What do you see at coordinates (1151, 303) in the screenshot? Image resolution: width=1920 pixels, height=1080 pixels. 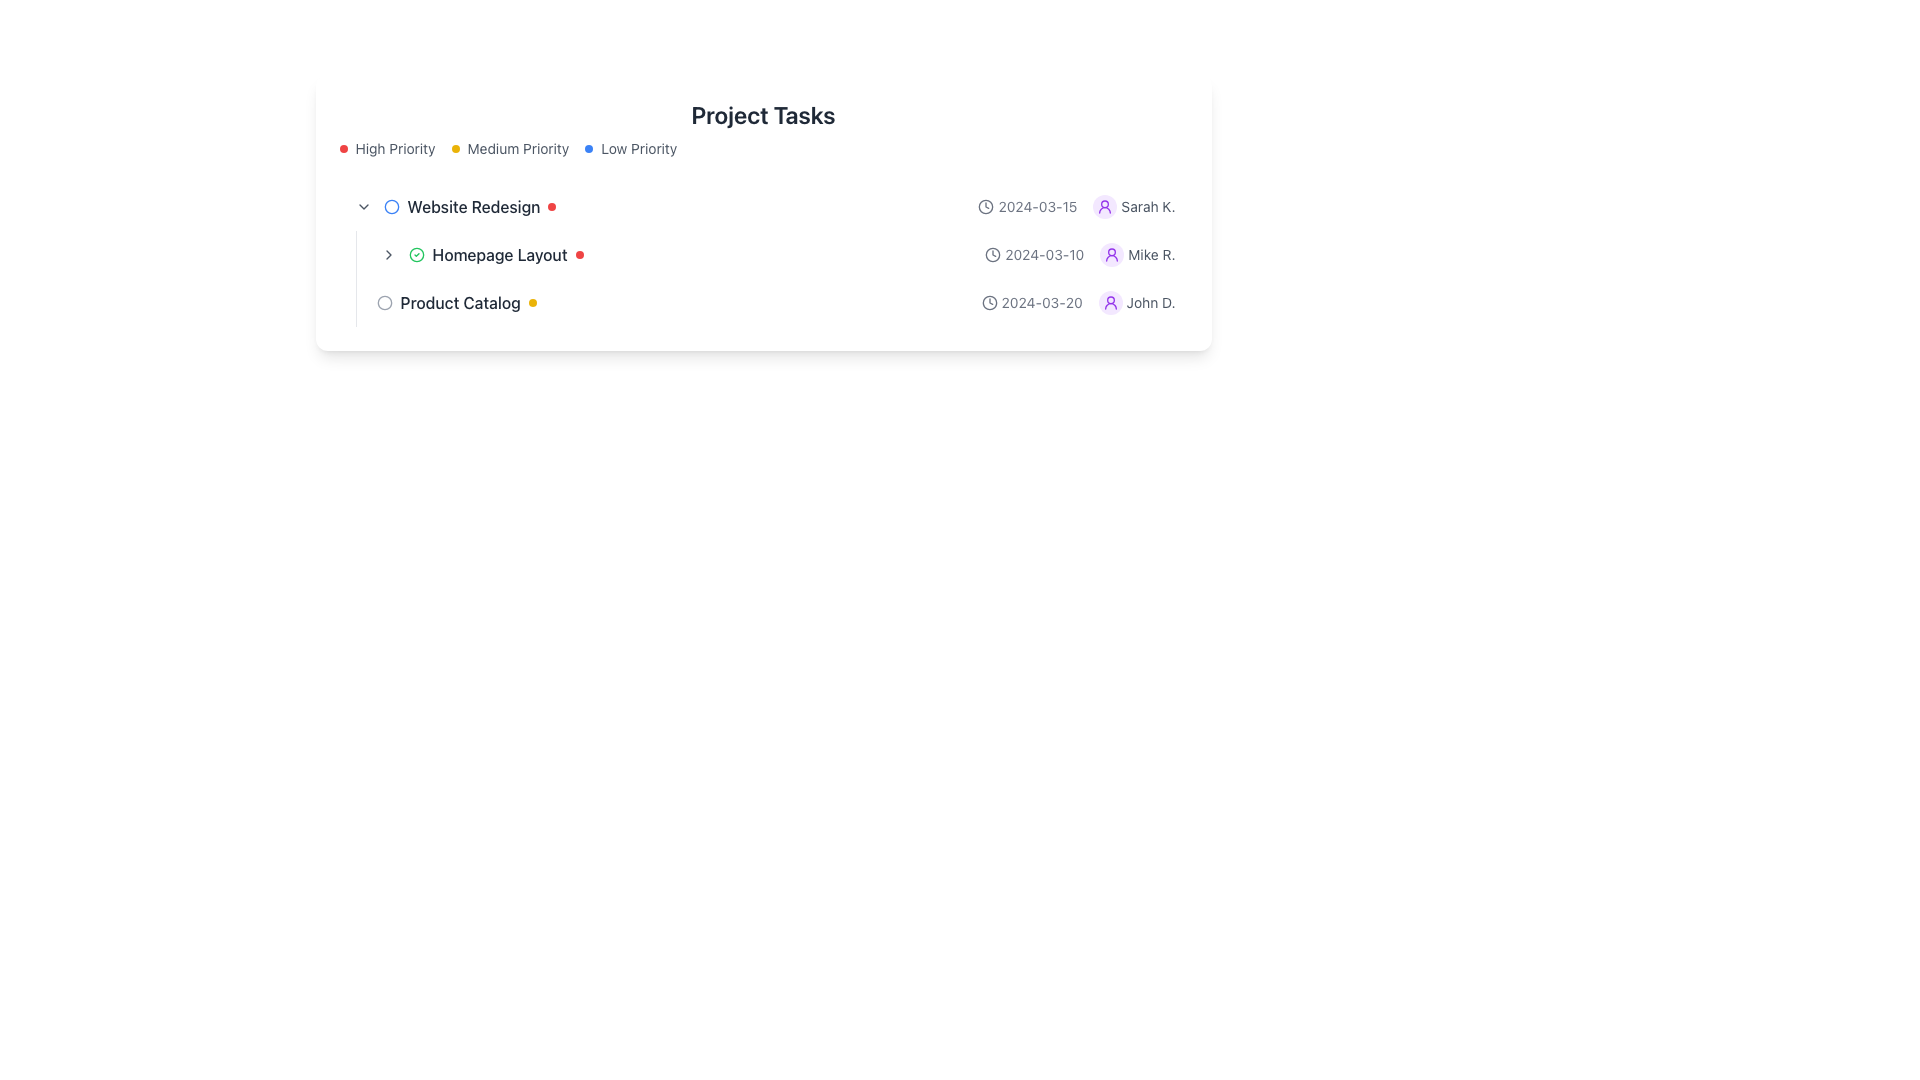 I see `the Text label displaying the name 'John D.', located at the bottom right in the list of users, adjacent to a user icon, and visually associated with the date '2024-03-20'` at bounding box center [1151, 303].